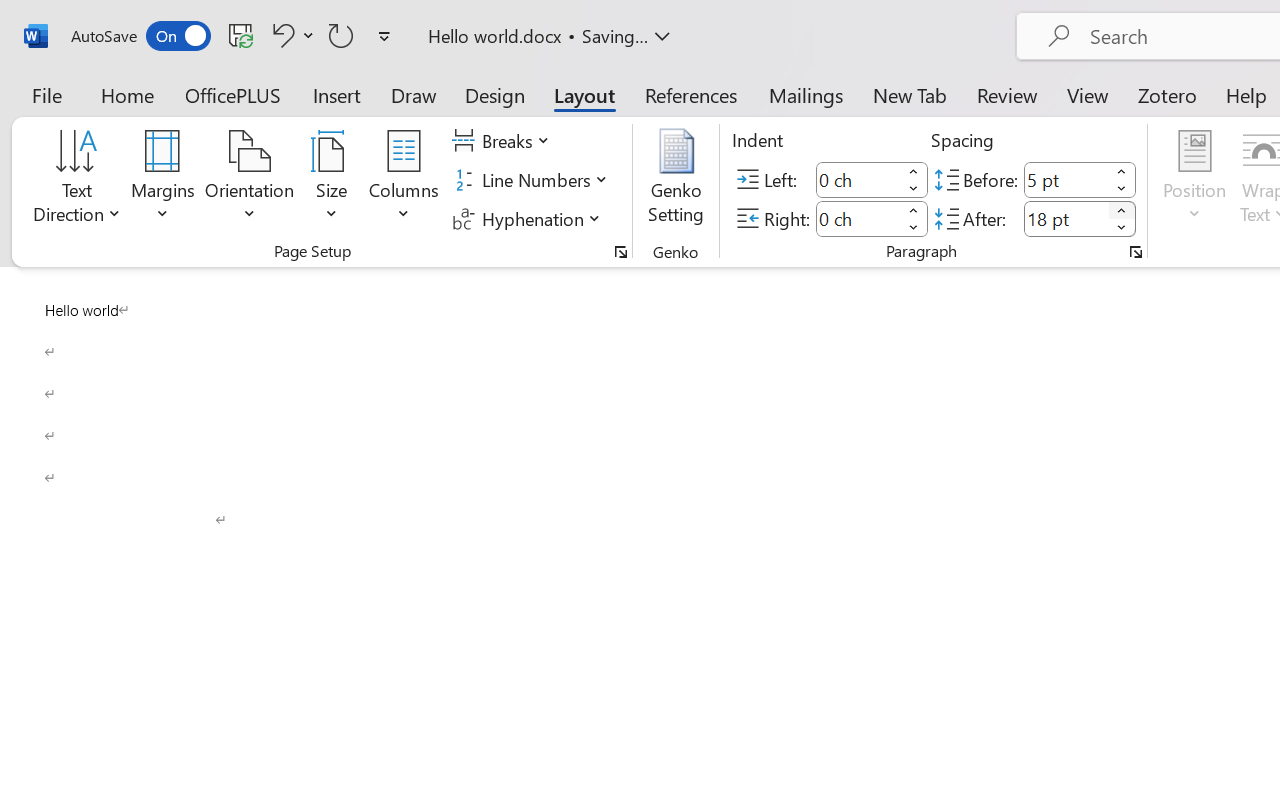  I want to click on 'OfficePLUS', so click(233, 94).